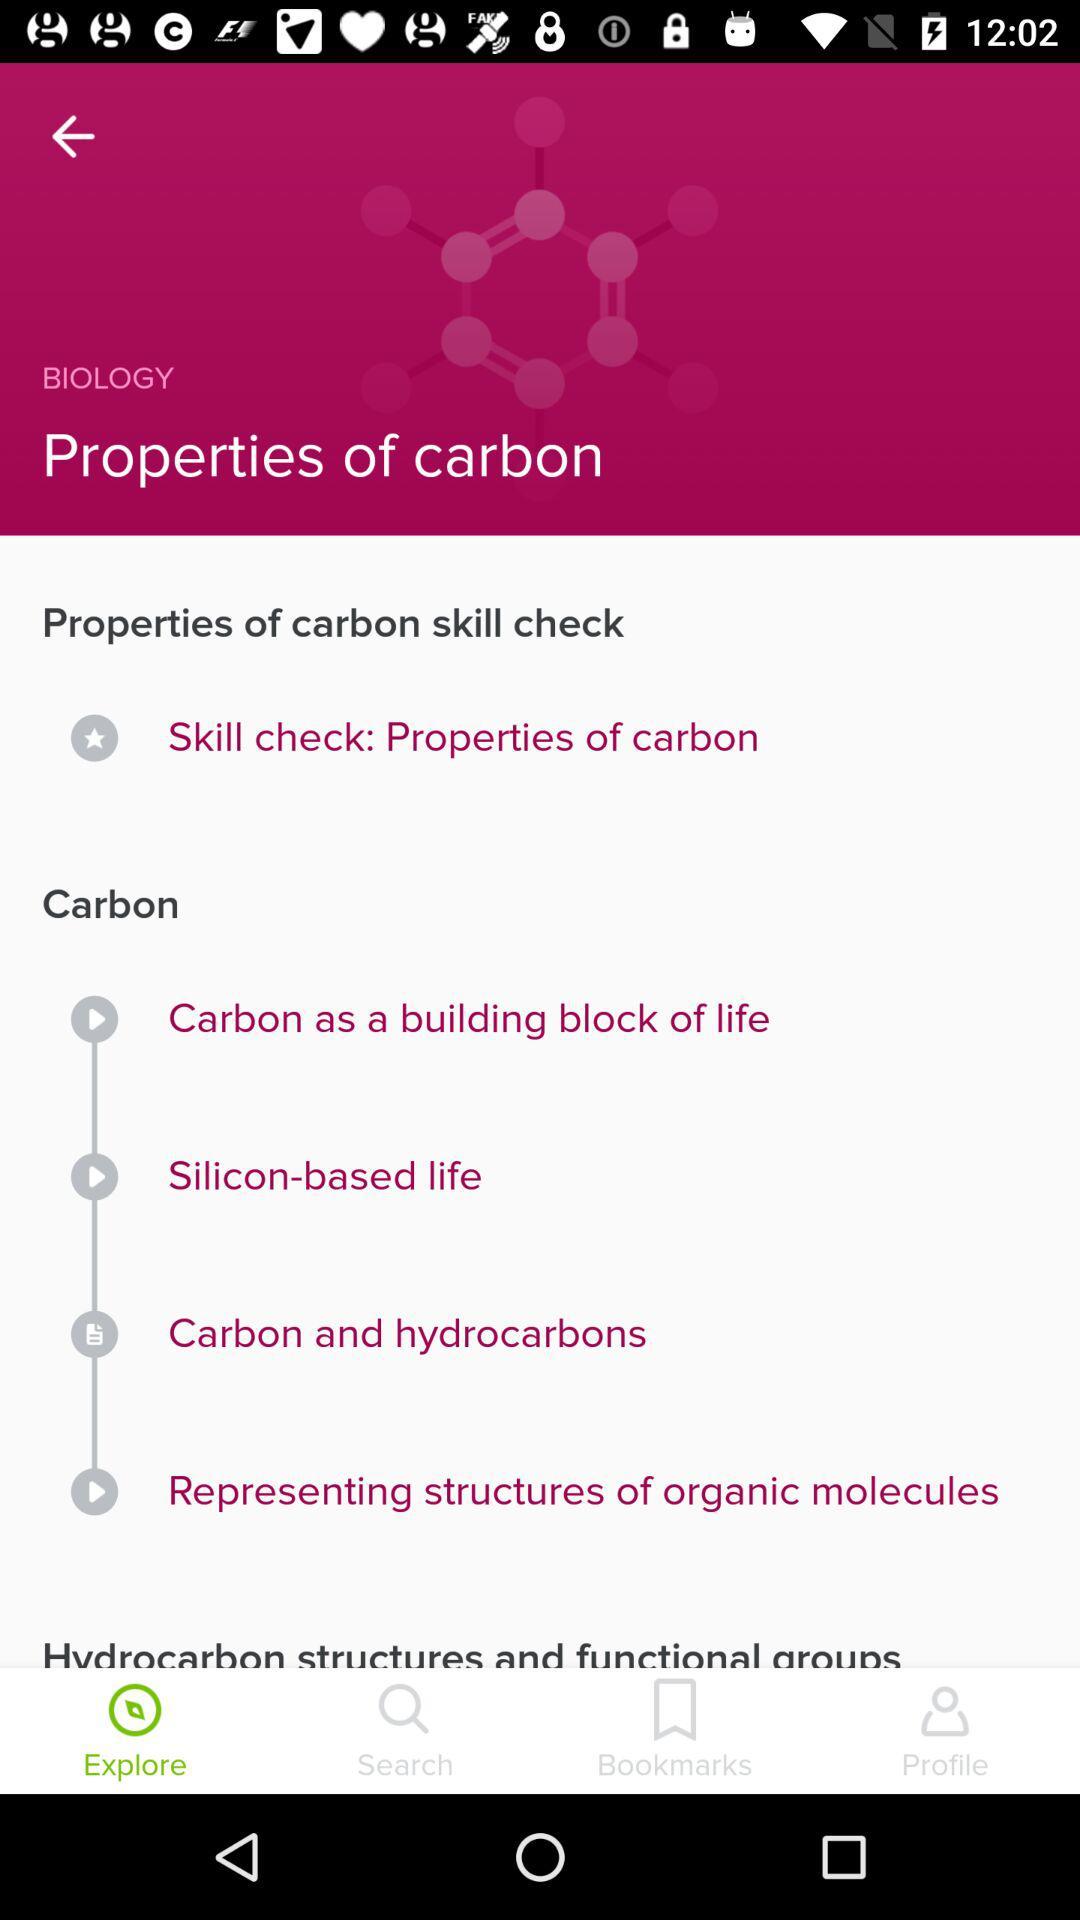 The height and width of the screenshot is (1920, 1080). I want to click on item below hydrocarbon structures and item, so click(405, 1732).